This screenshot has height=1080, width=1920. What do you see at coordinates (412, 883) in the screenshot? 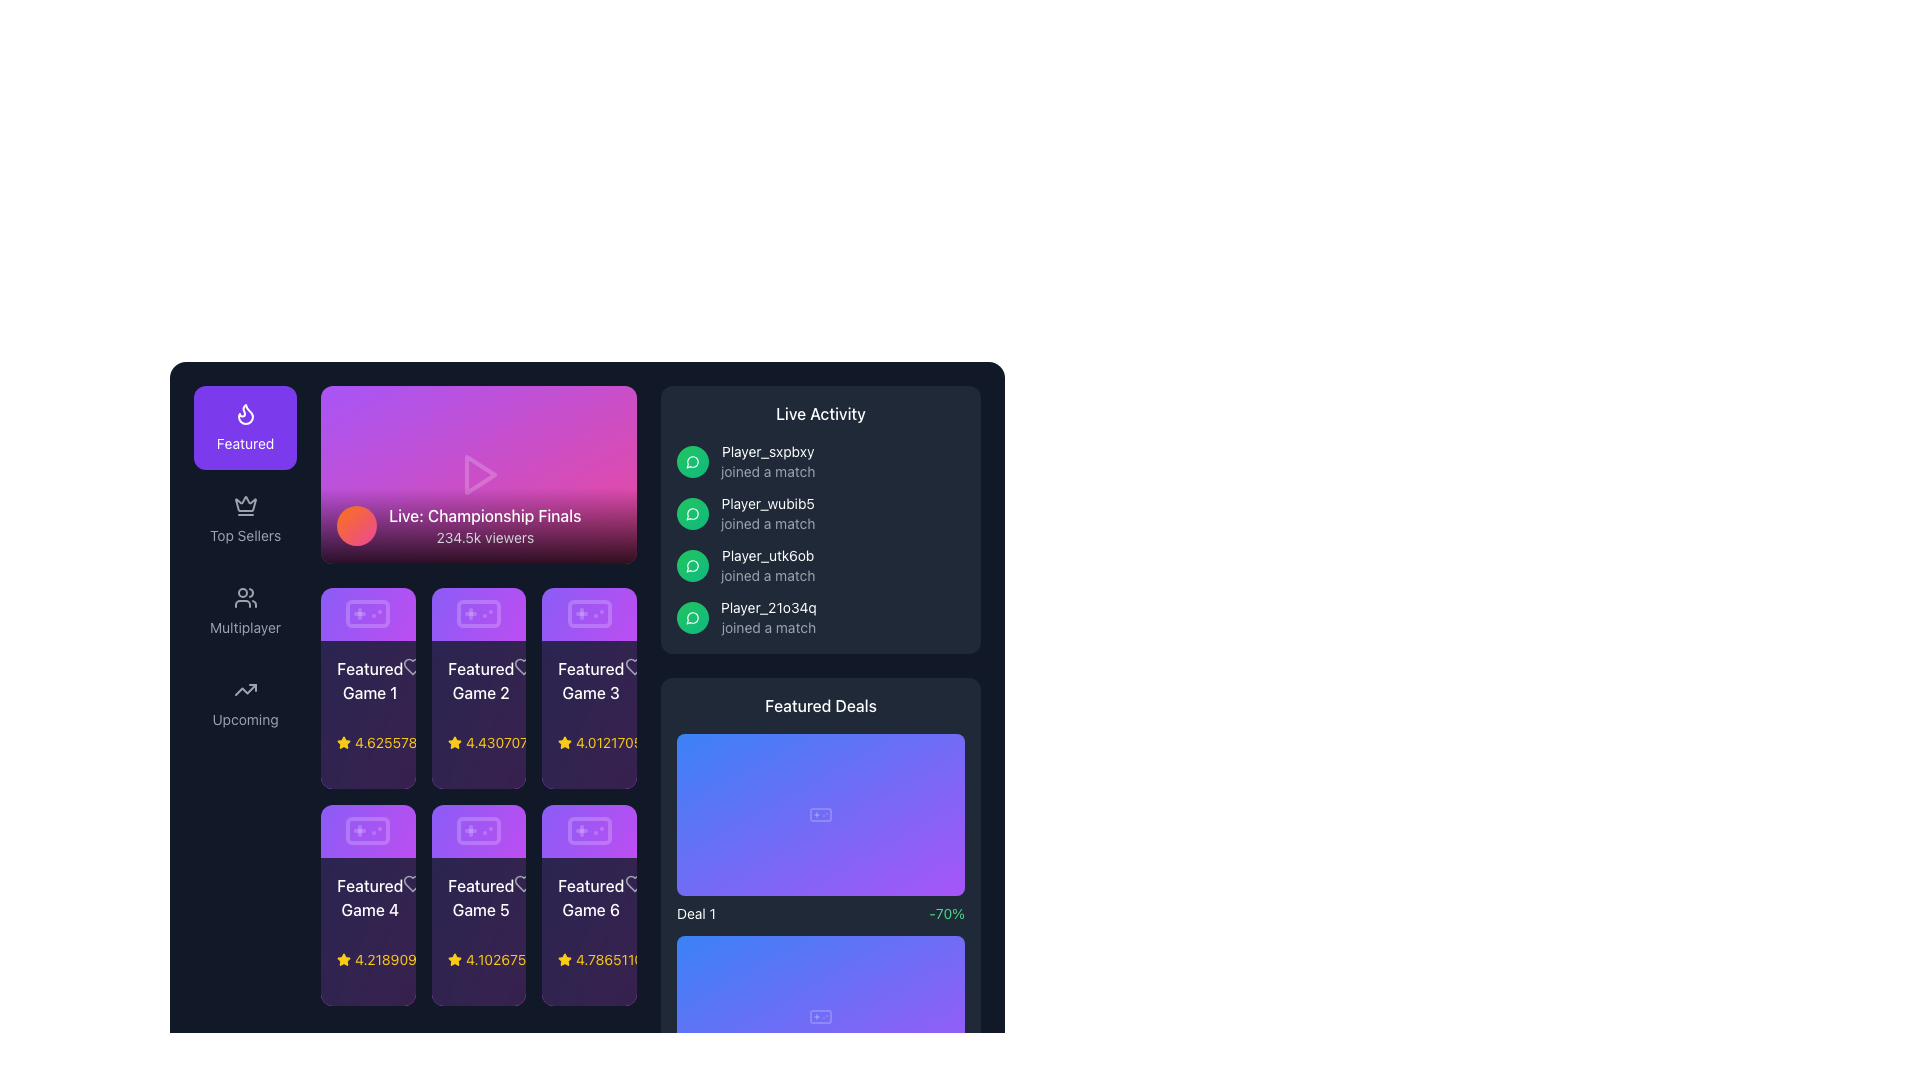
I see `the heart icon button` at bounding box center [412, 883].